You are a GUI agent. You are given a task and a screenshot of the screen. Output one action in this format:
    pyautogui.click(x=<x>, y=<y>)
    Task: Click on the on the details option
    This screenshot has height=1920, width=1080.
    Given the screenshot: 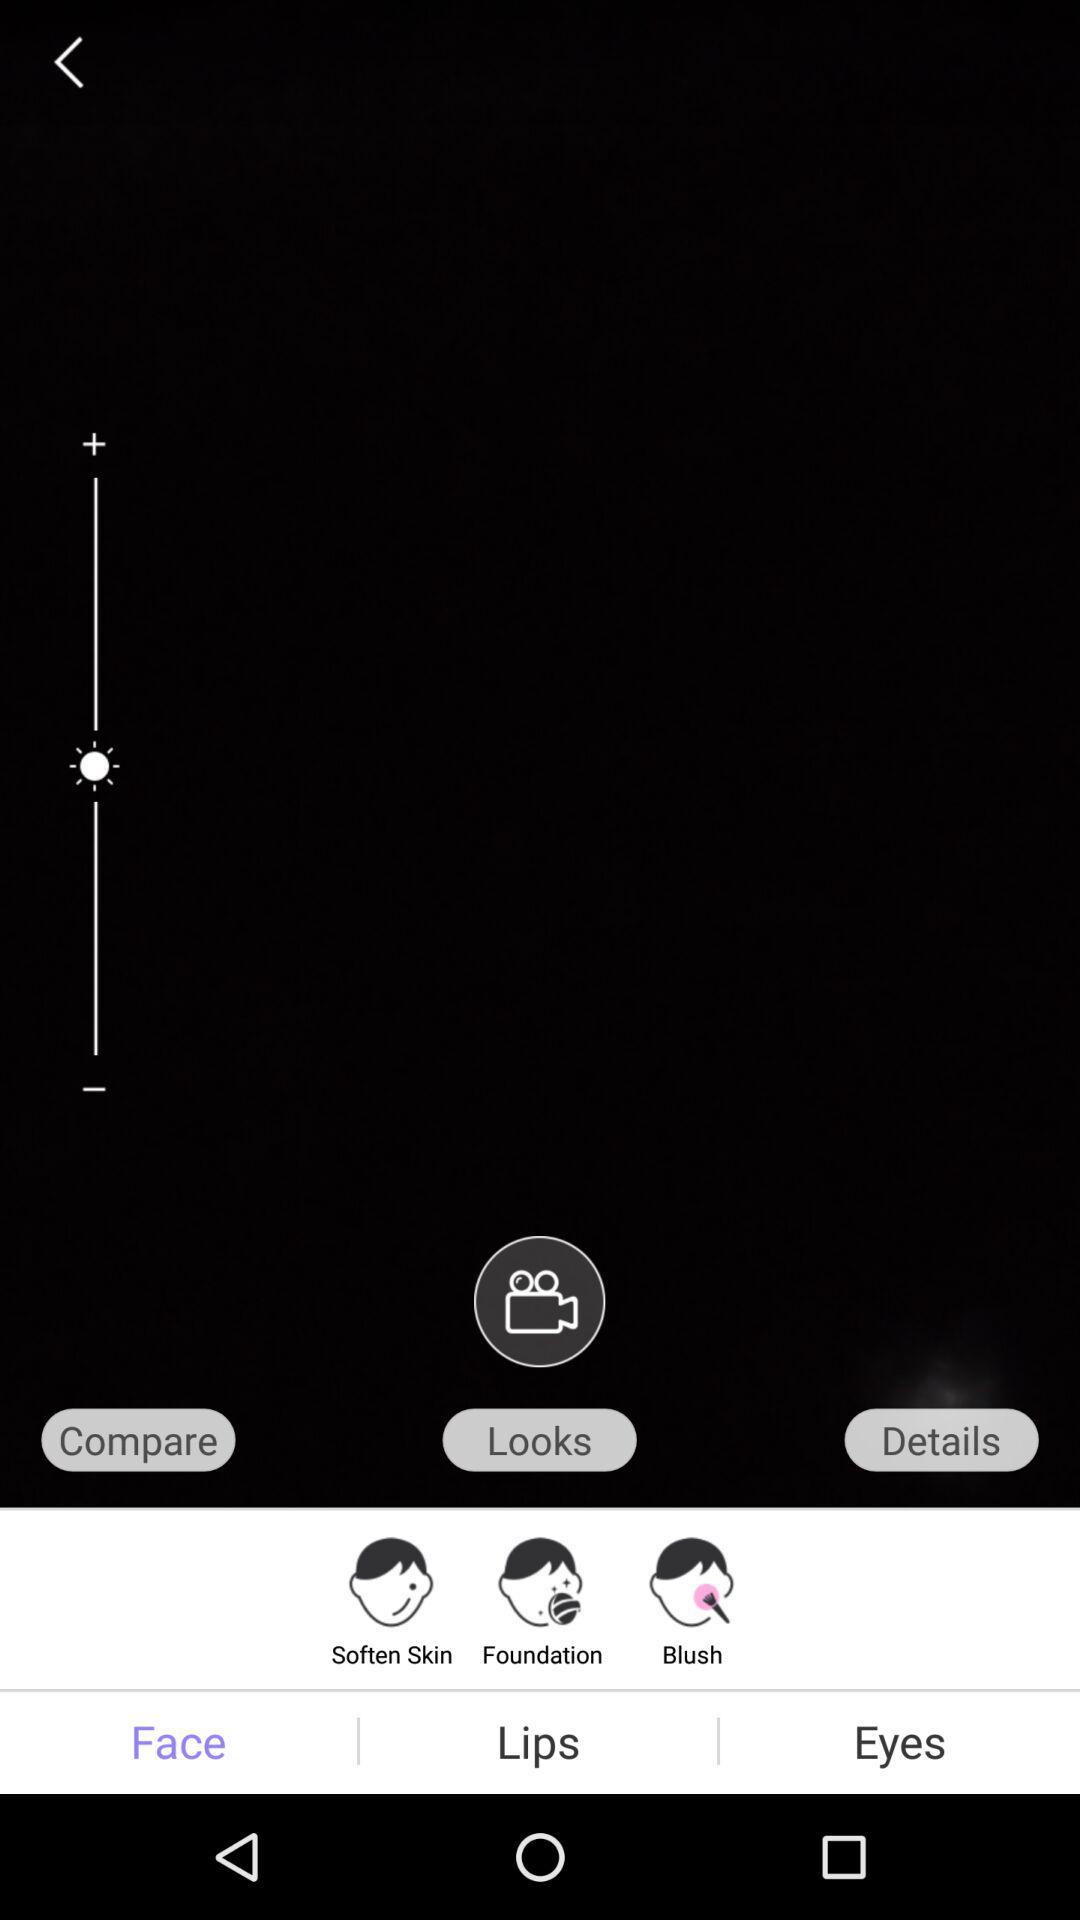 What is the action you would take?
    pyautogui.click(x=941, y=1440)
    